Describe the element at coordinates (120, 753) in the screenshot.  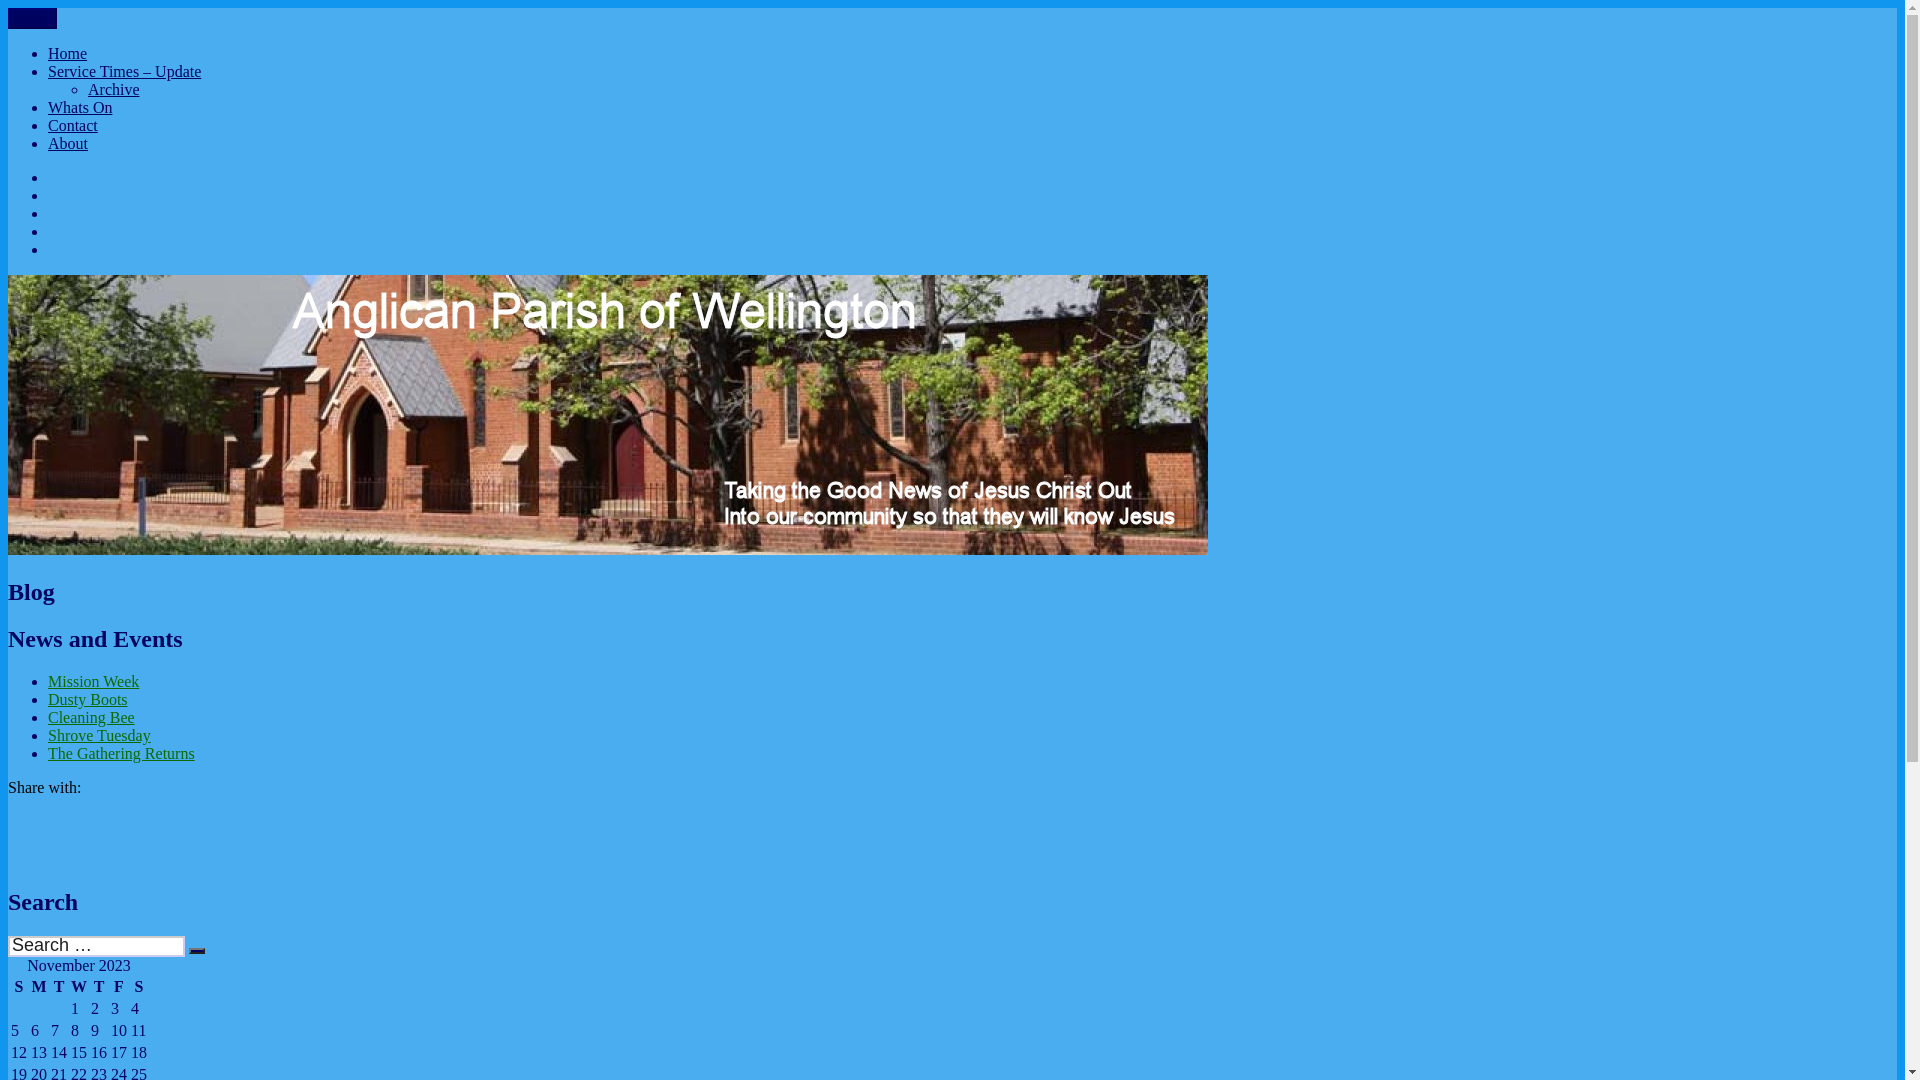
I see `'The Gathering Returns'` at that location.